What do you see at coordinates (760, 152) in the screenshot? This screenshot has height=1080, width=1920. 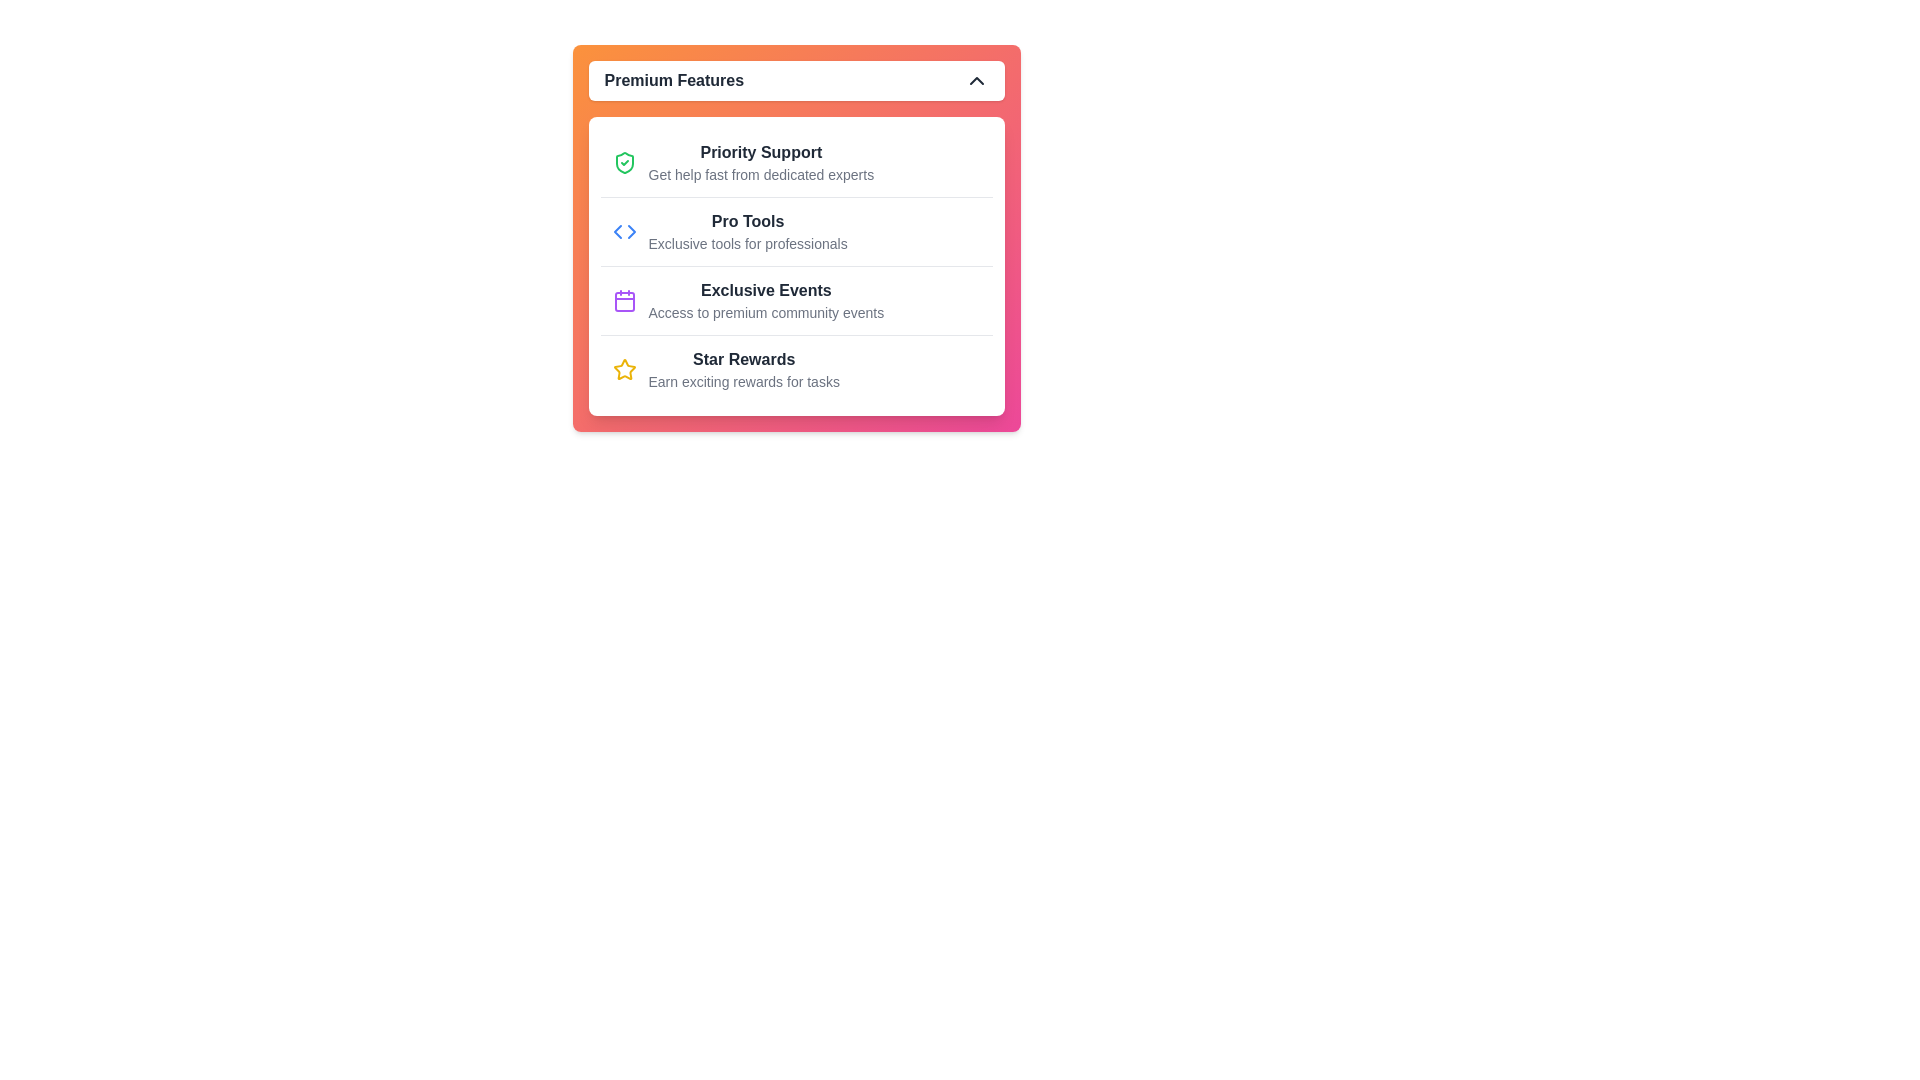 I see `the 'Priority Support' text label element, which is styled in bold dark gray and positioned in the top-most entry of a list within the 'Premium Features' card` at bounding box center [760, 152].